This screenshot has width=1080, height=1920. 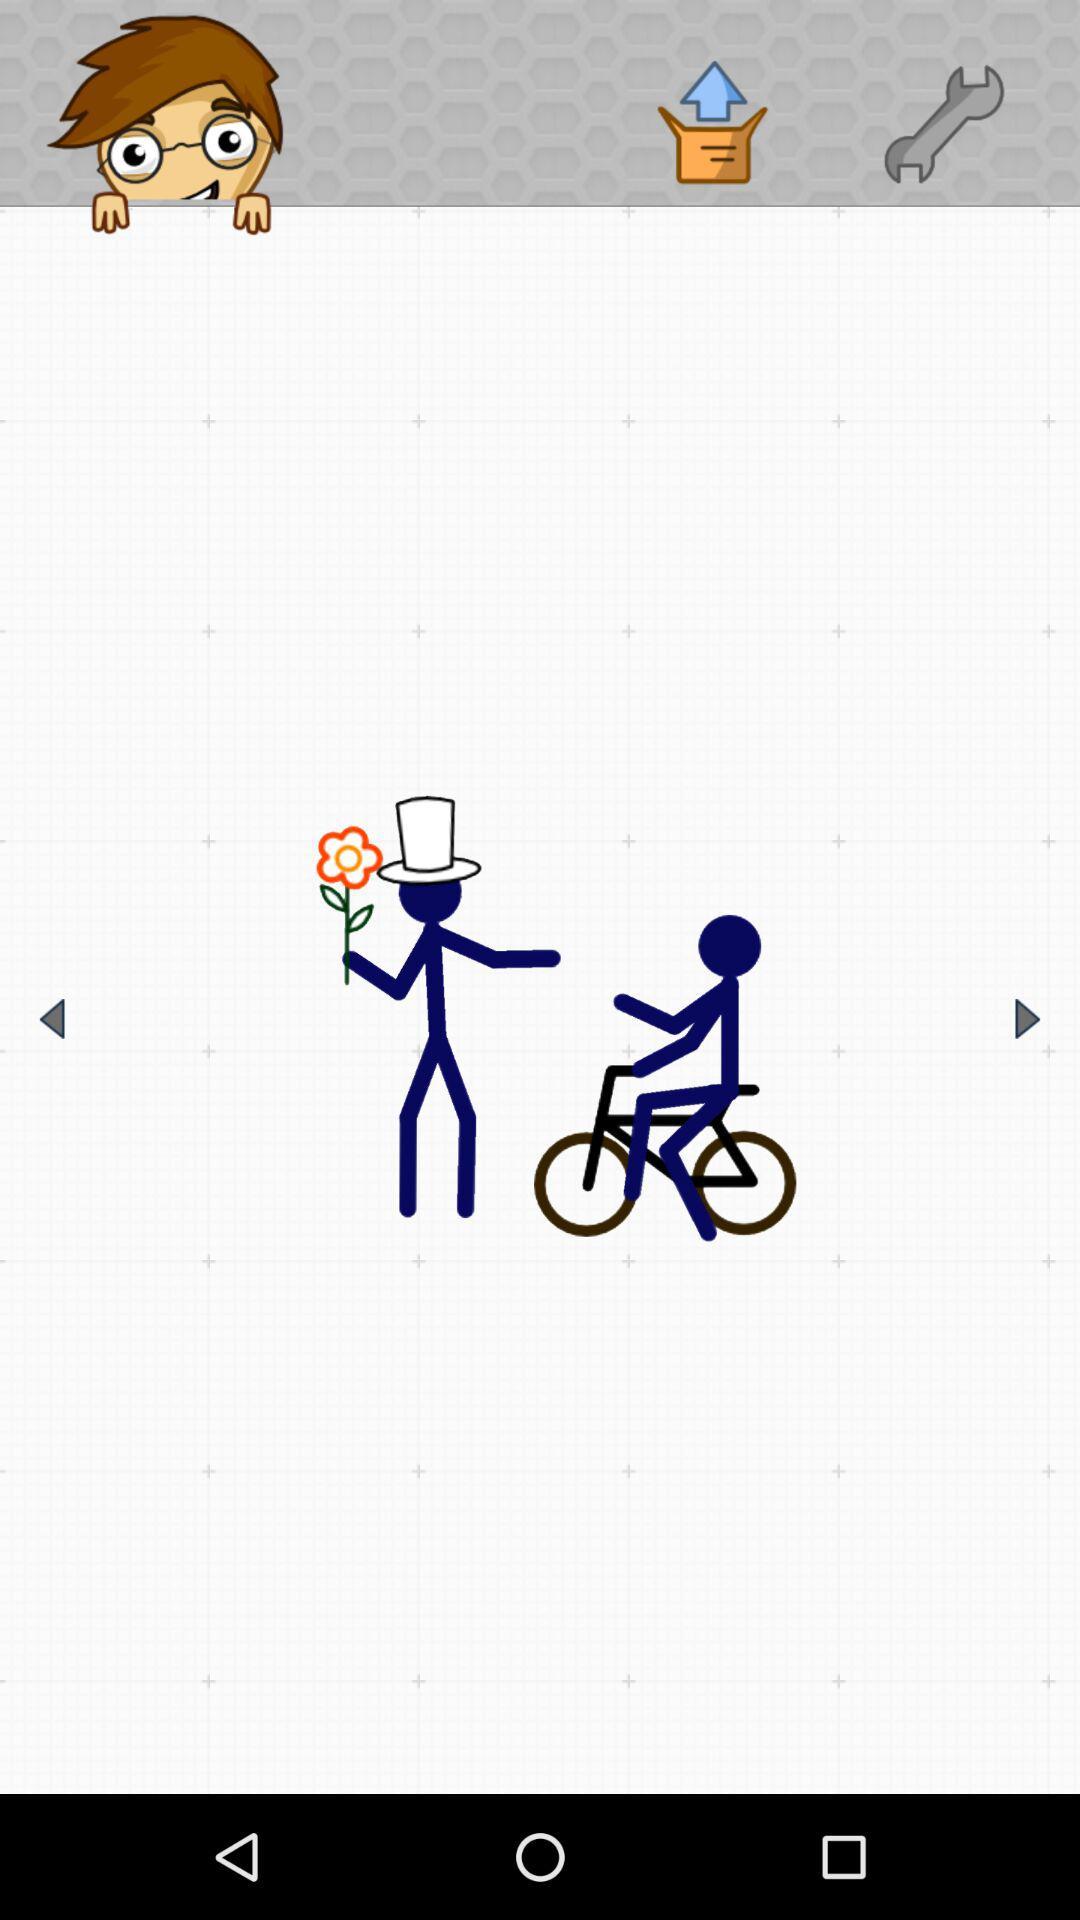 What do you see at coordinates (1027, 1018) in the screenshot?
I see `the play icon` at bounding box center [1027, 1018].